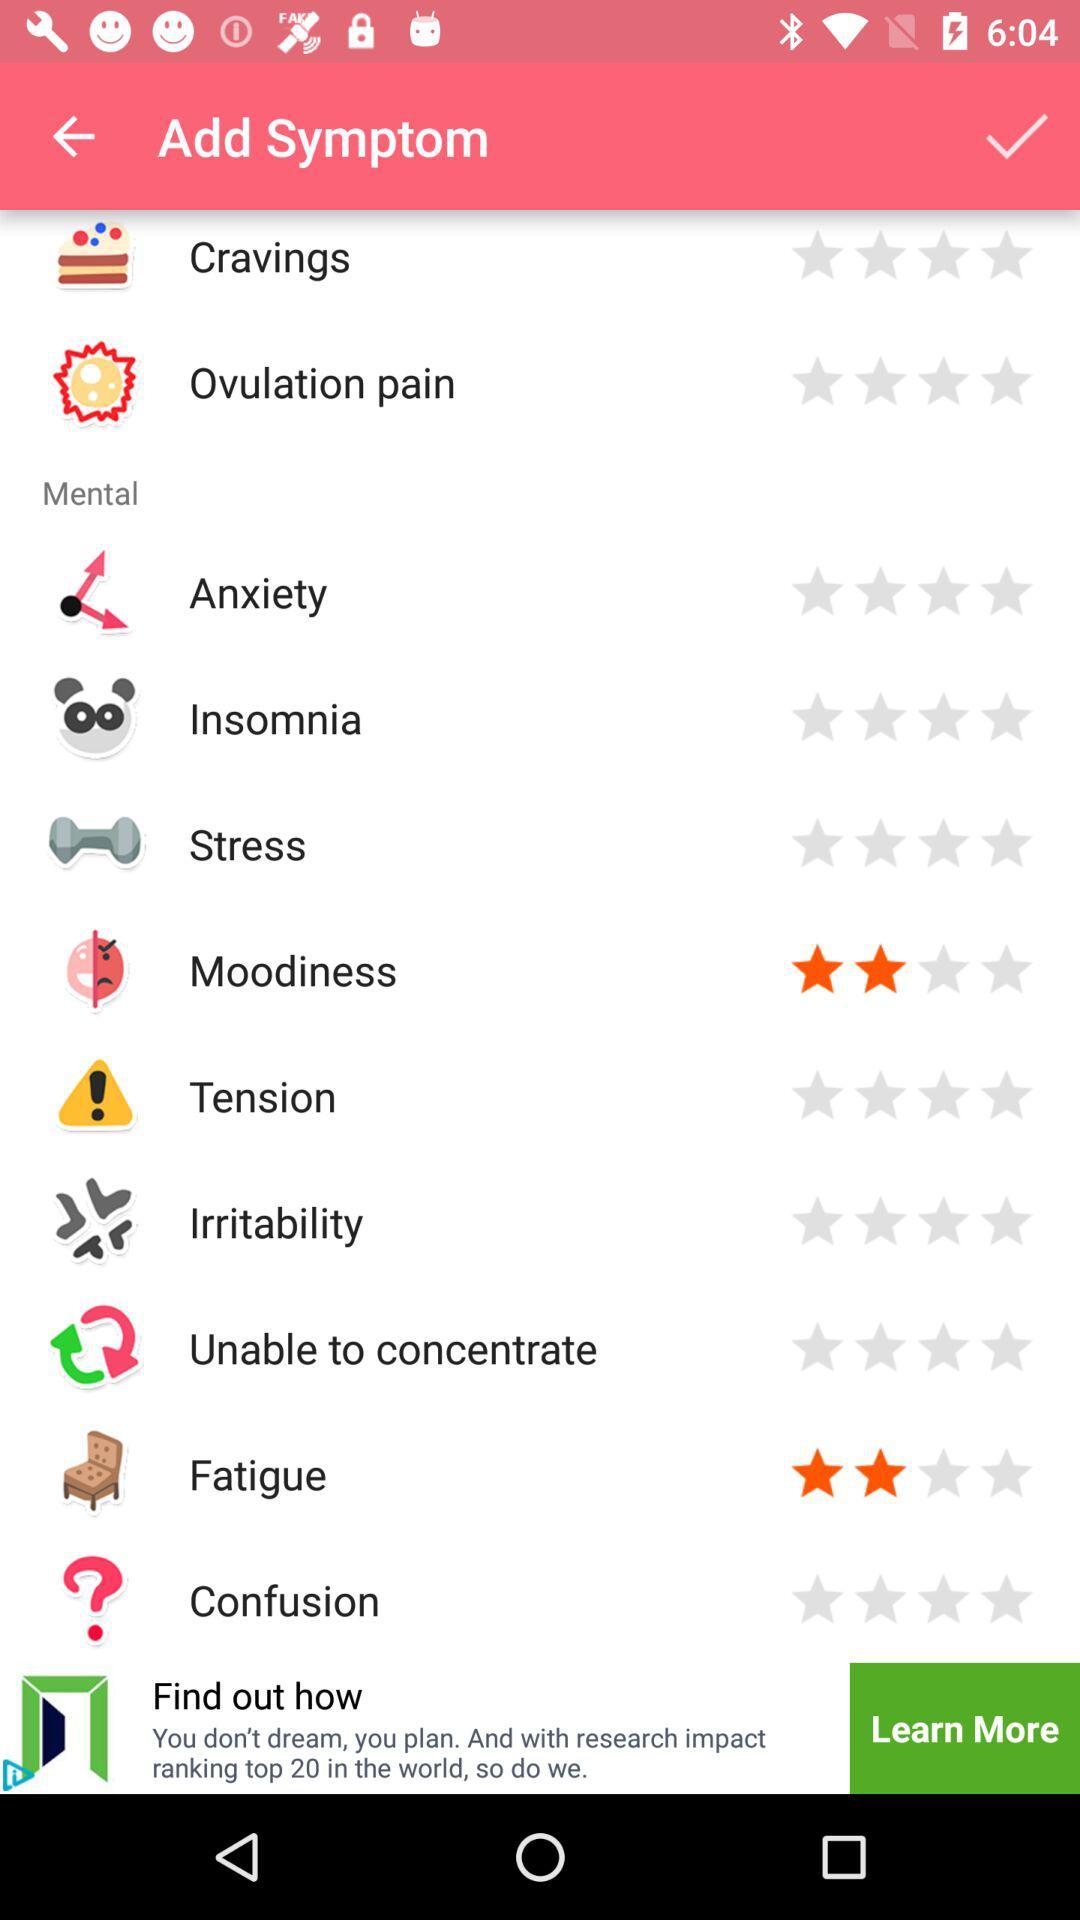  What do you see at coordinates (943, 590) in the screenshot?
I see `rate symptom 3 stars` at bounding box center [943, 590].